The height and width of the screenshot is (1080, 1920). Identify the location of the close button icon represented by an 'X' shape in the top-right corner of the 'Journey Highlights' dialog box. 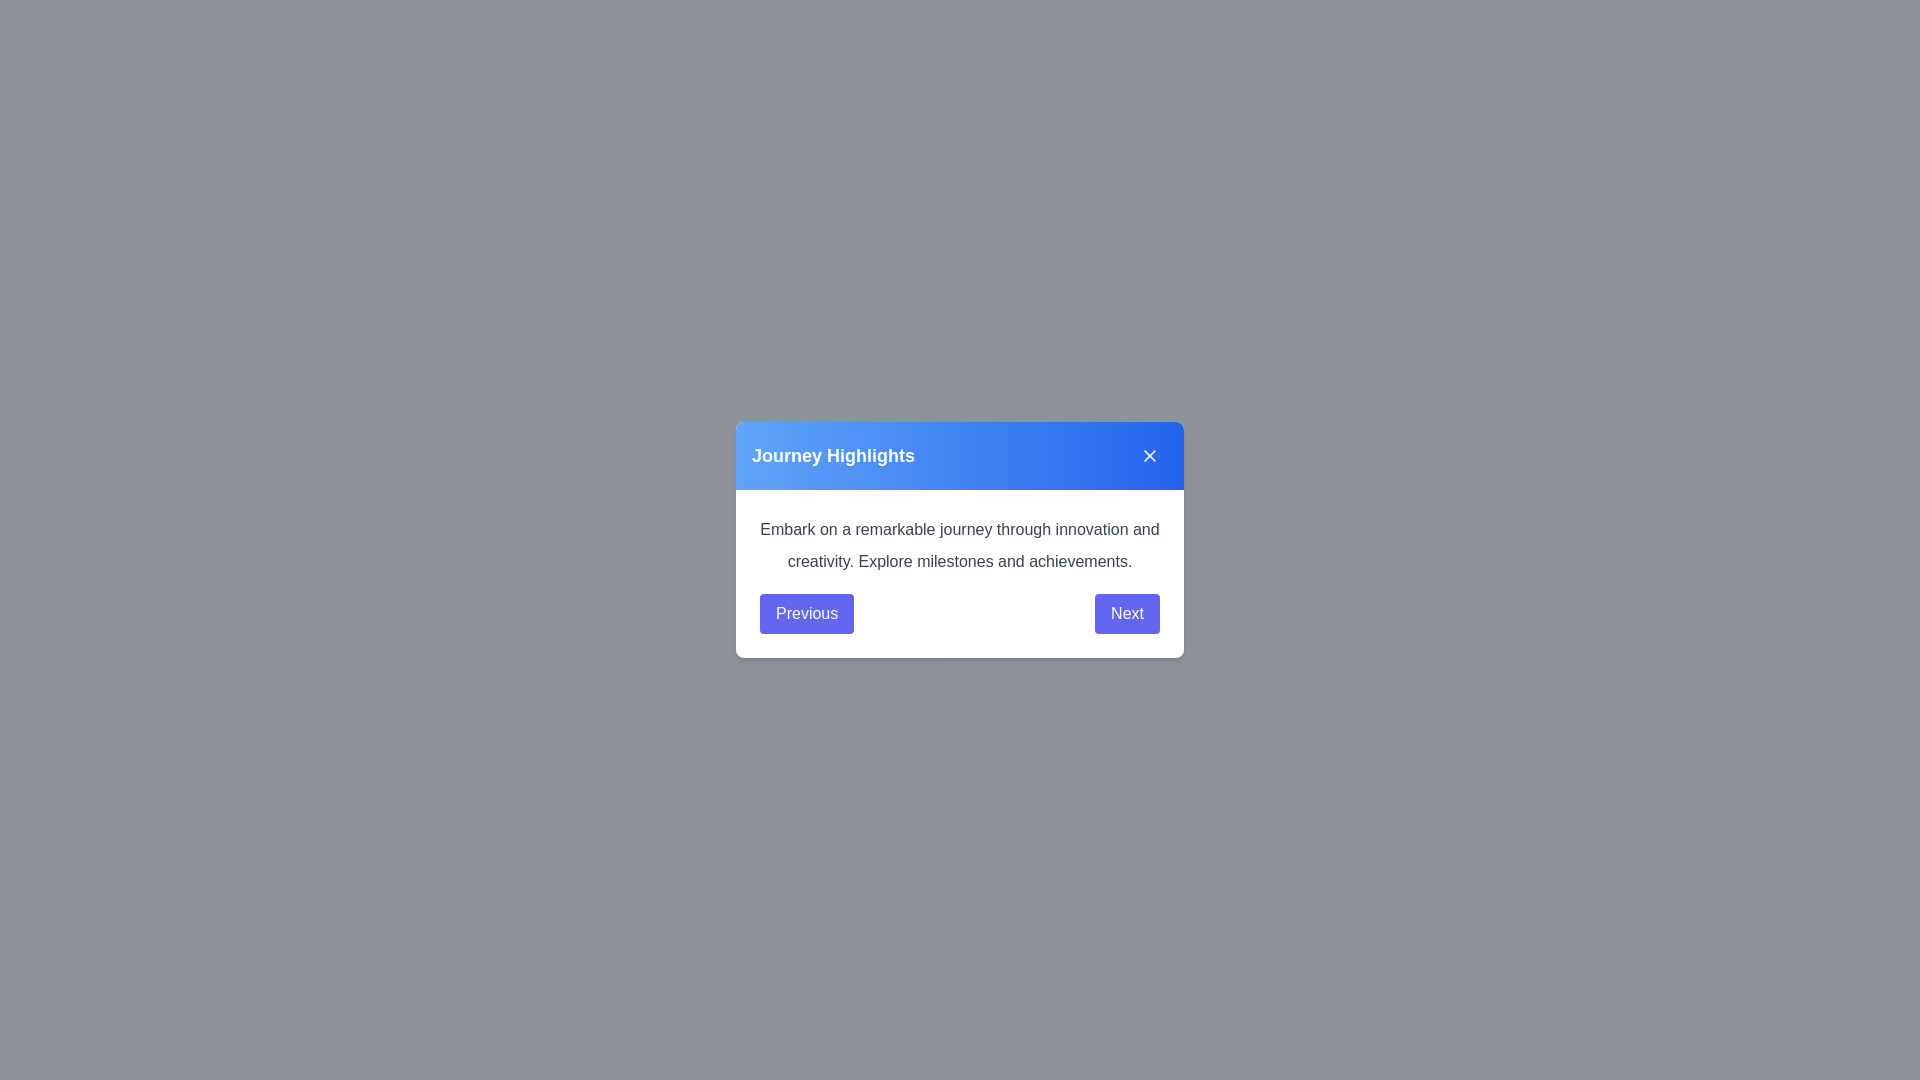
(1150, 455).